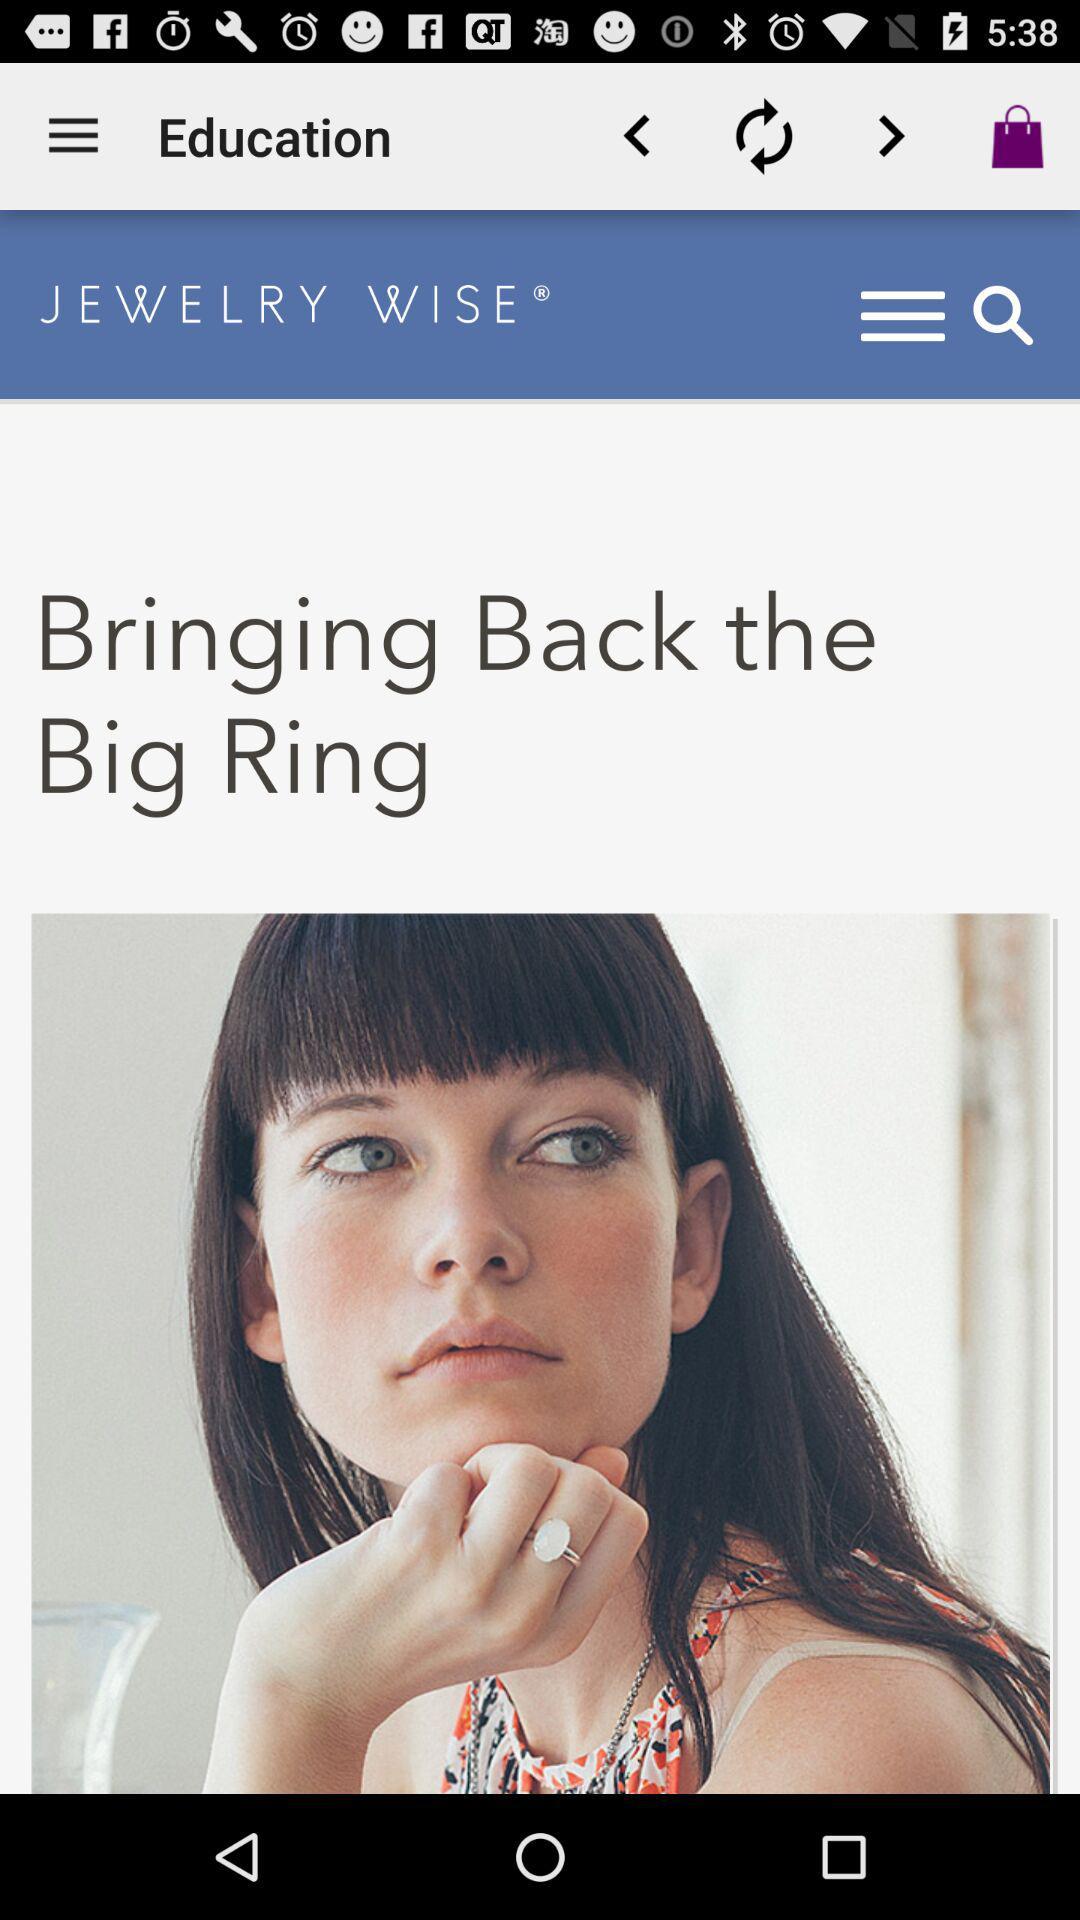 The height and width of the screenshot is (1920, 1080). I want to click on refresh page, so click(764, 135).